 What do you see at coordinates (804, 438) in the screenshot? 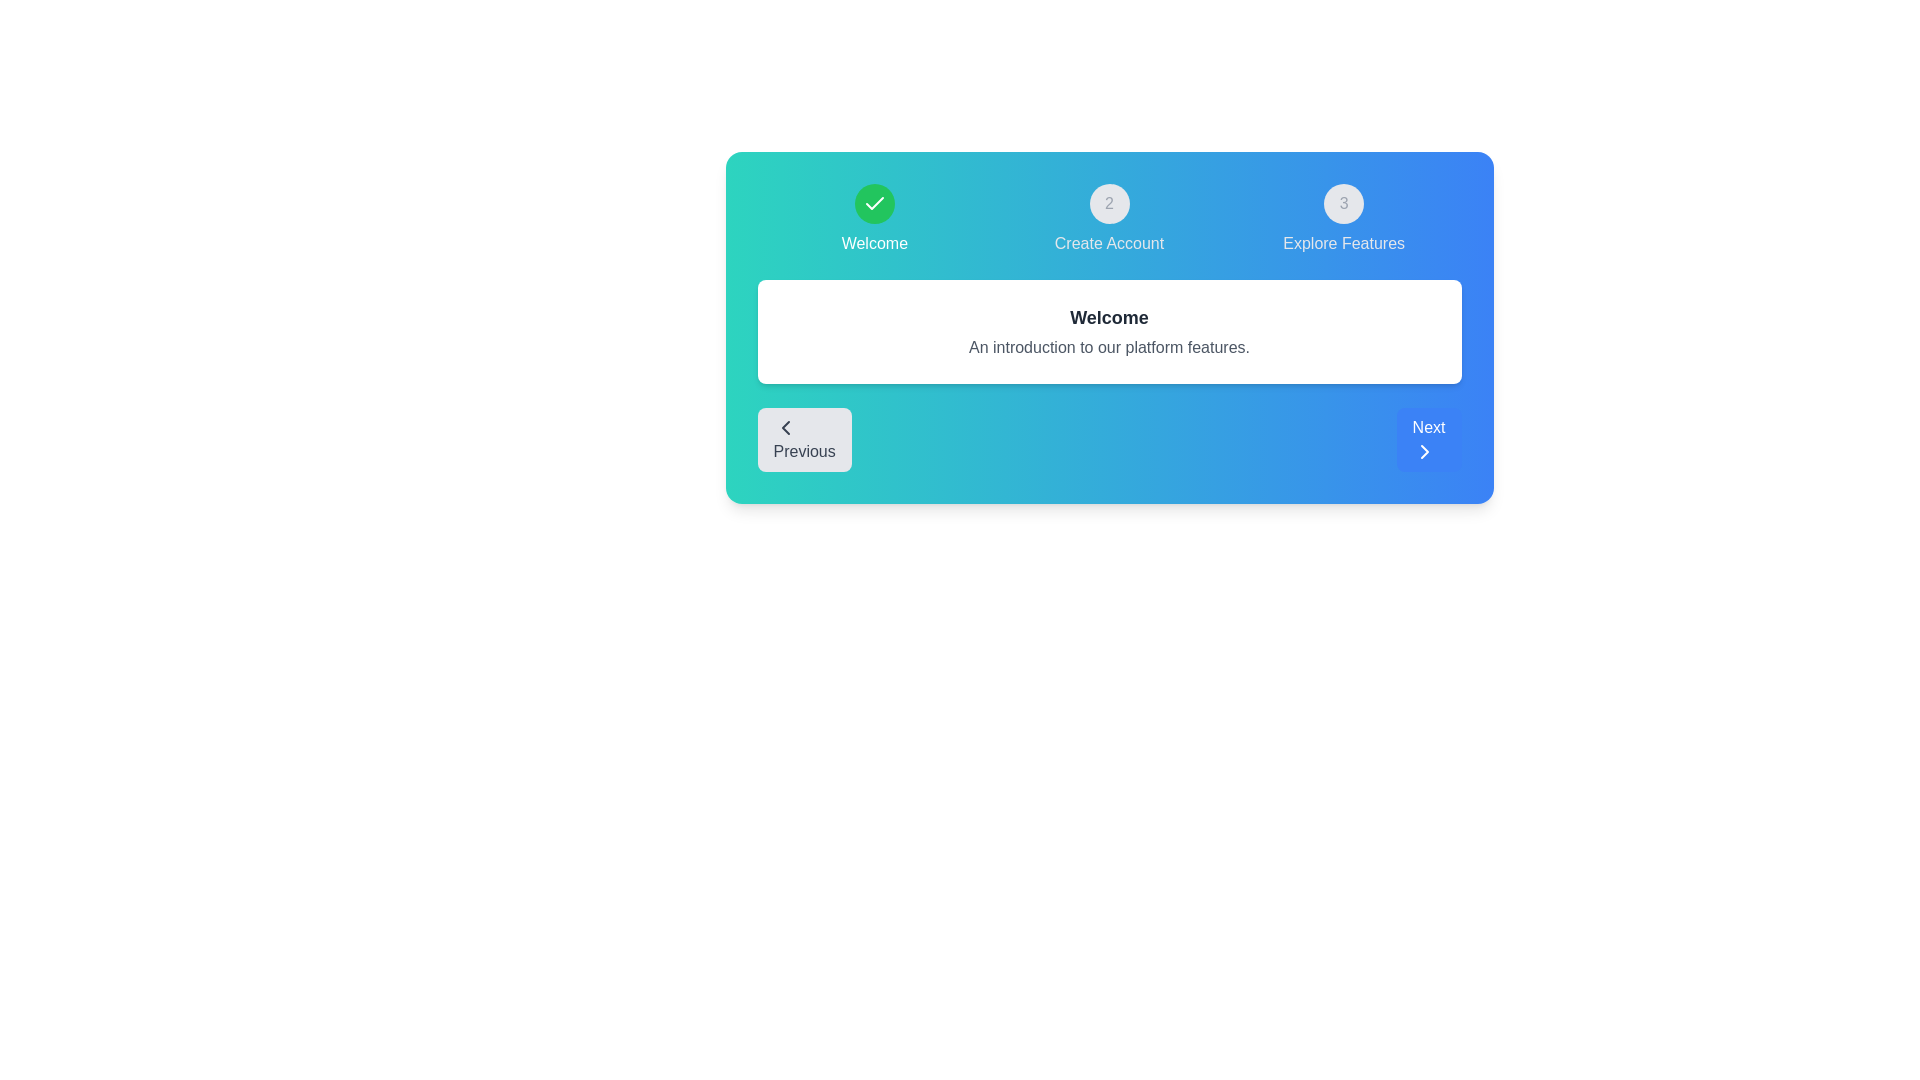
I see `Previous button to navigate to the Previous step` at bounding box center [804, 438].